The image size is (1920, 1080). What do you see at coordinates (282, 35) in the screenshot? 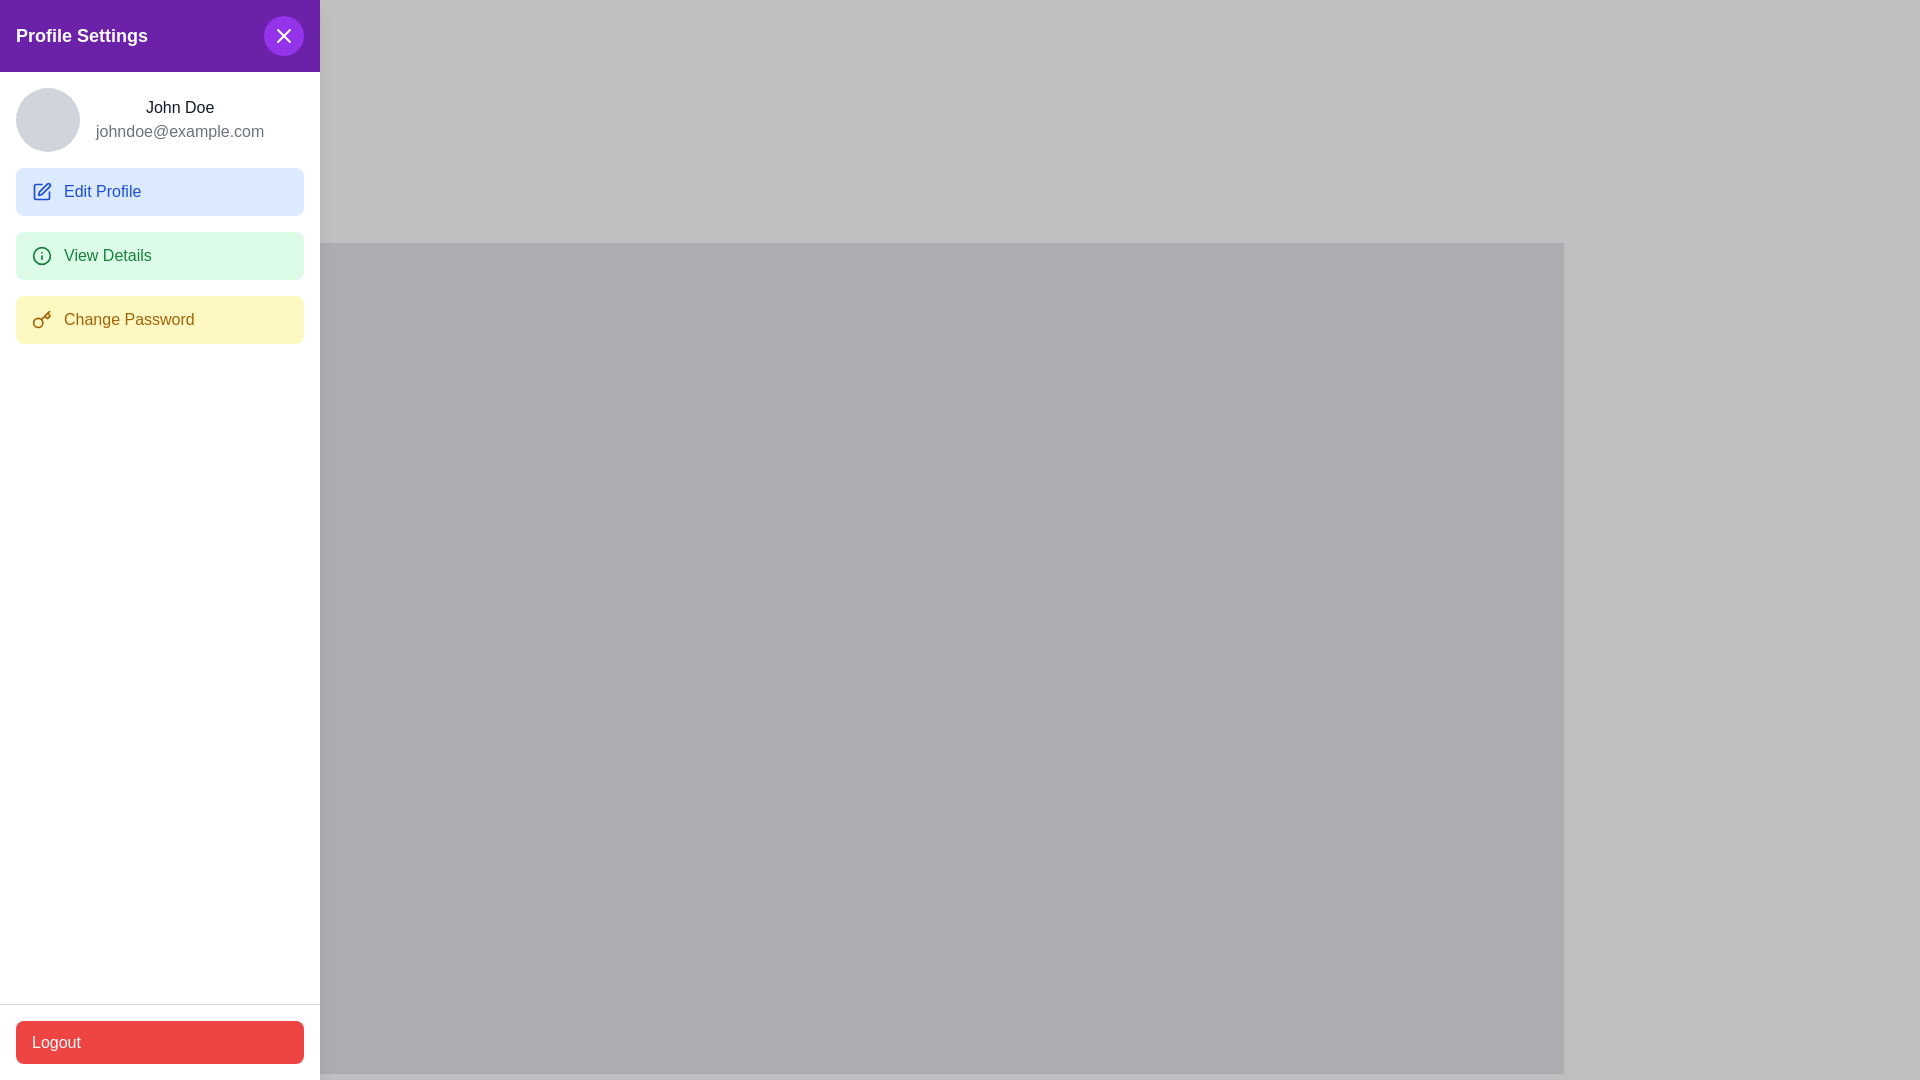
I see `the close icon located at the top-right corner of the 'Profile Settings' panel to potentially view additional information` at bounding box center [282, 35].